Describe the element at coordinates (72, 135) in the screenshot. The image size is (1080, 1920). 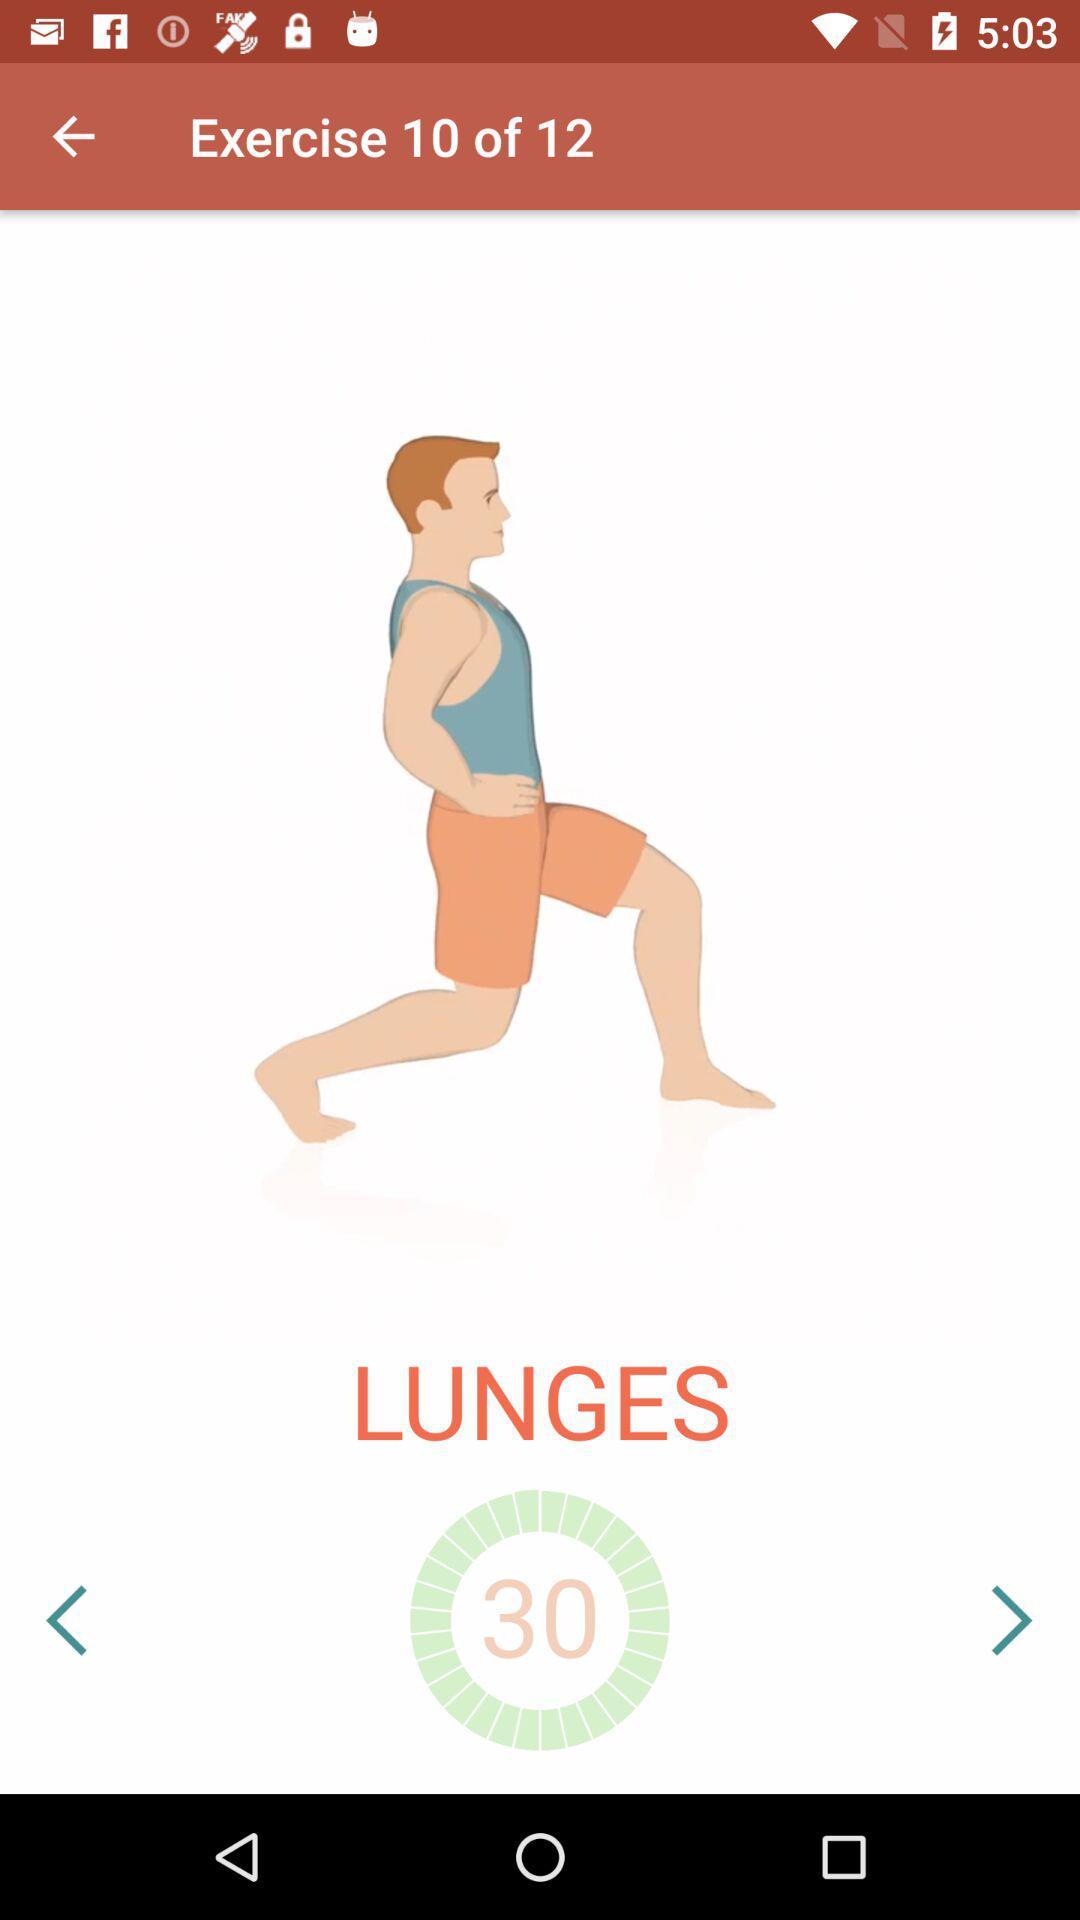
I see `icon next to exercise 10 of icon` at that location.